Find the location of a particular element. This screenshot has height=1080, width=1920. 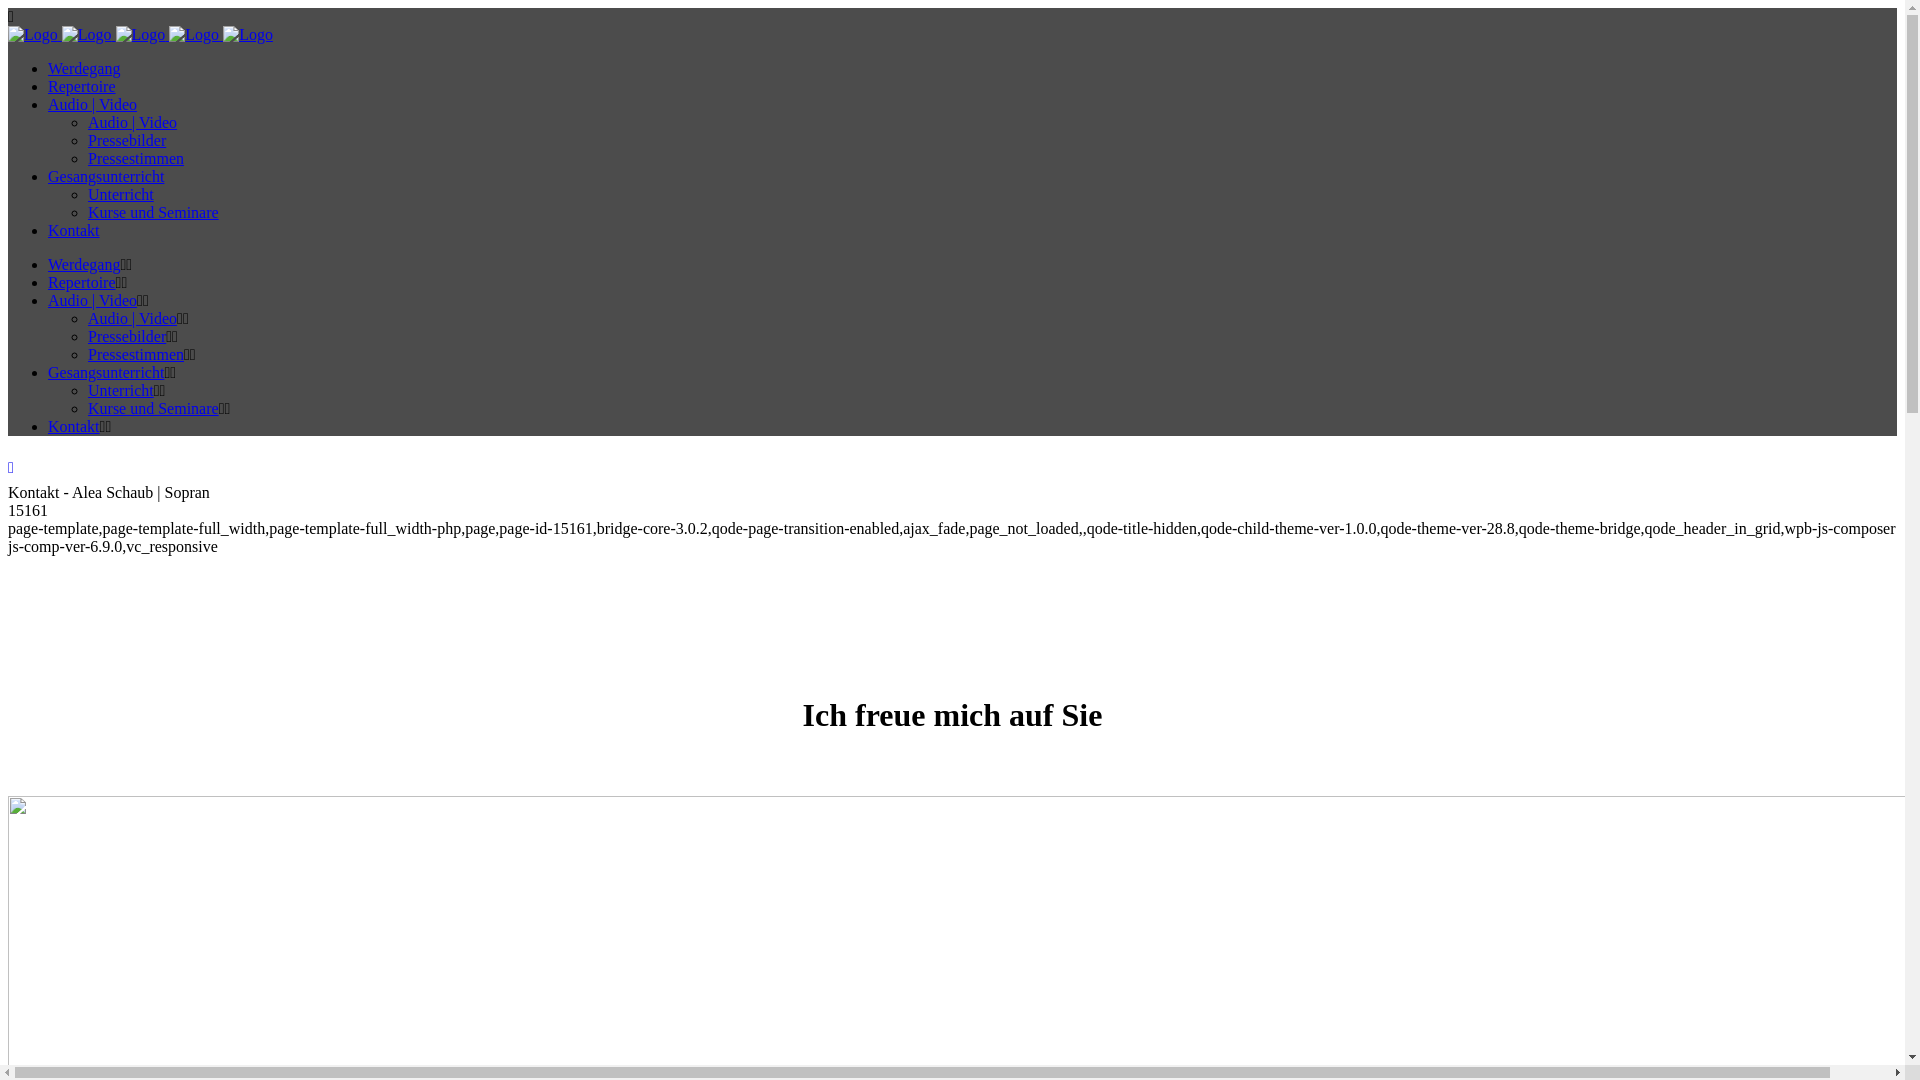

'Pressestimmen' is located at coordinates (134, 353).